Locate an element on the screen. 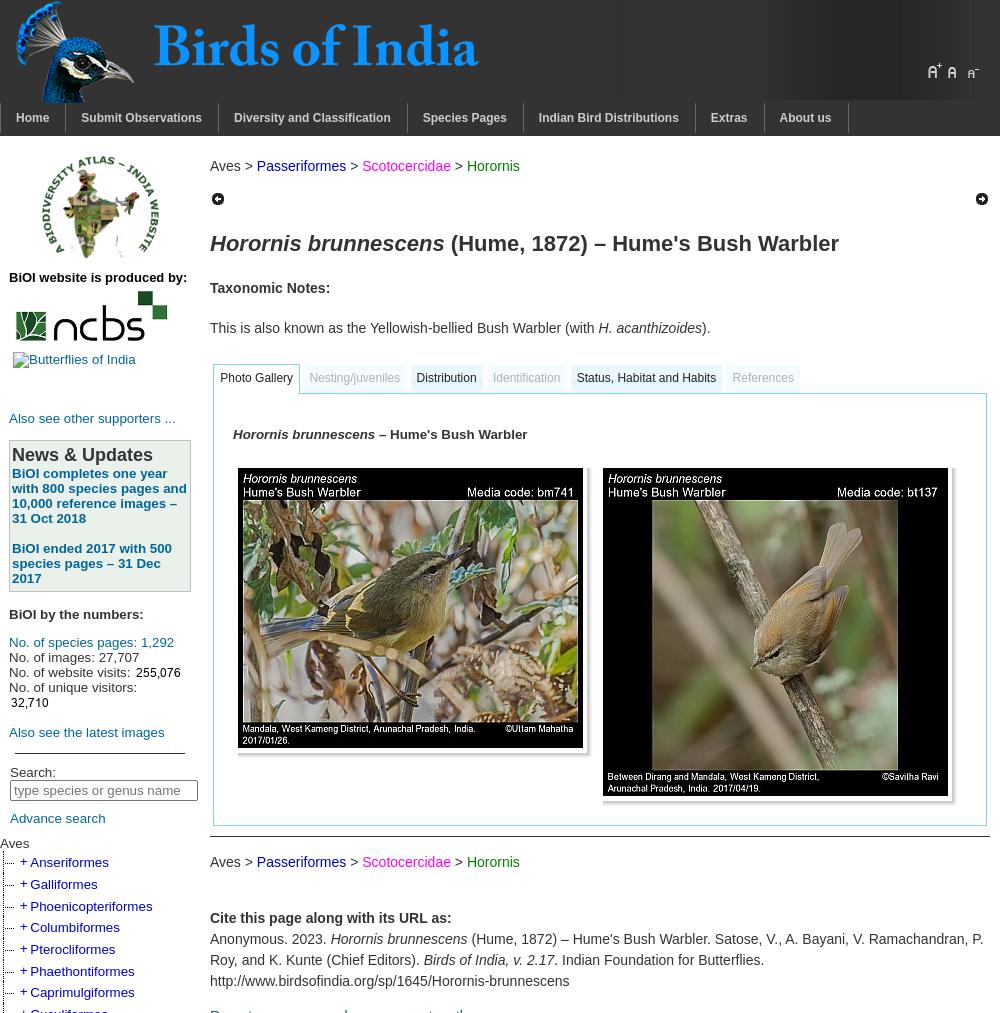 The image size is (1000, 1013). 'No. of website visits:' is located at coordinates (70, 670).